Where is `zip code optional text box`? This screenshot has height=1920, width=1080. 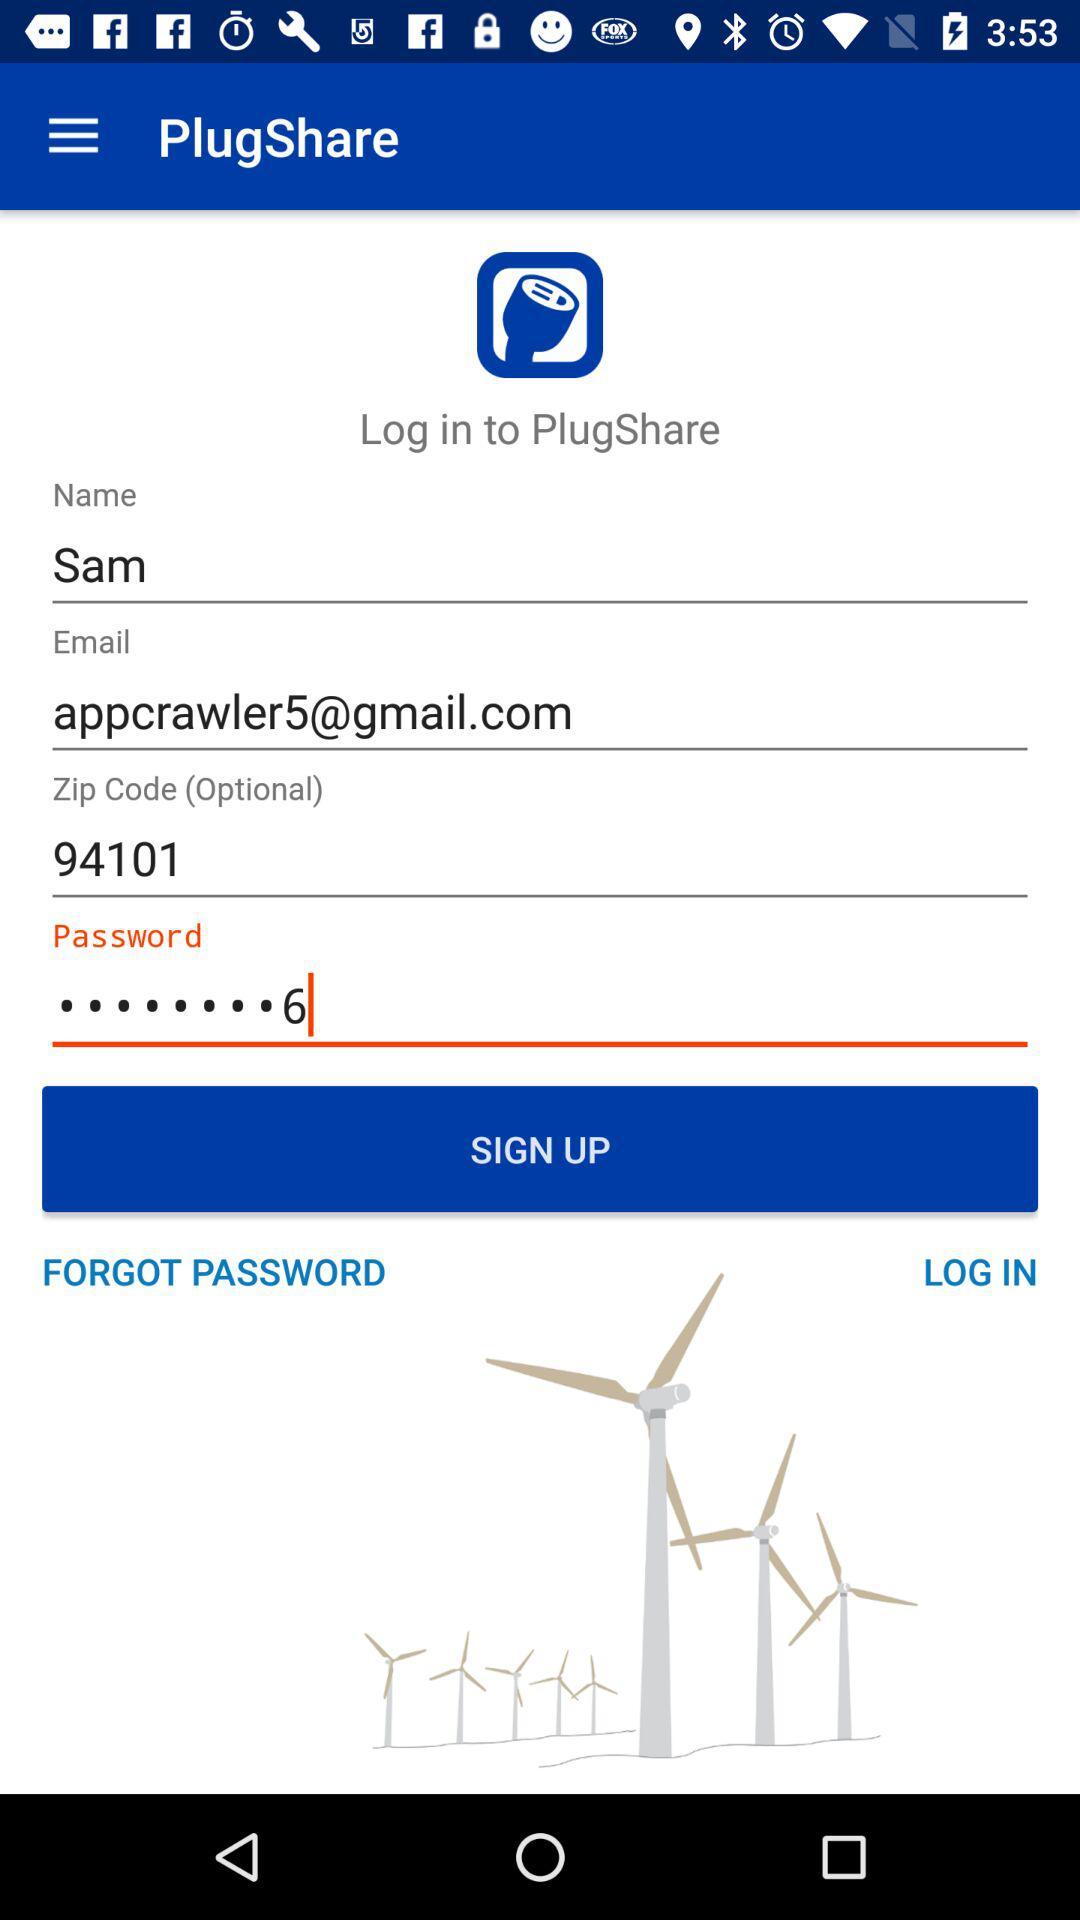 zip code optional text box is located at coordinates (540, 859).